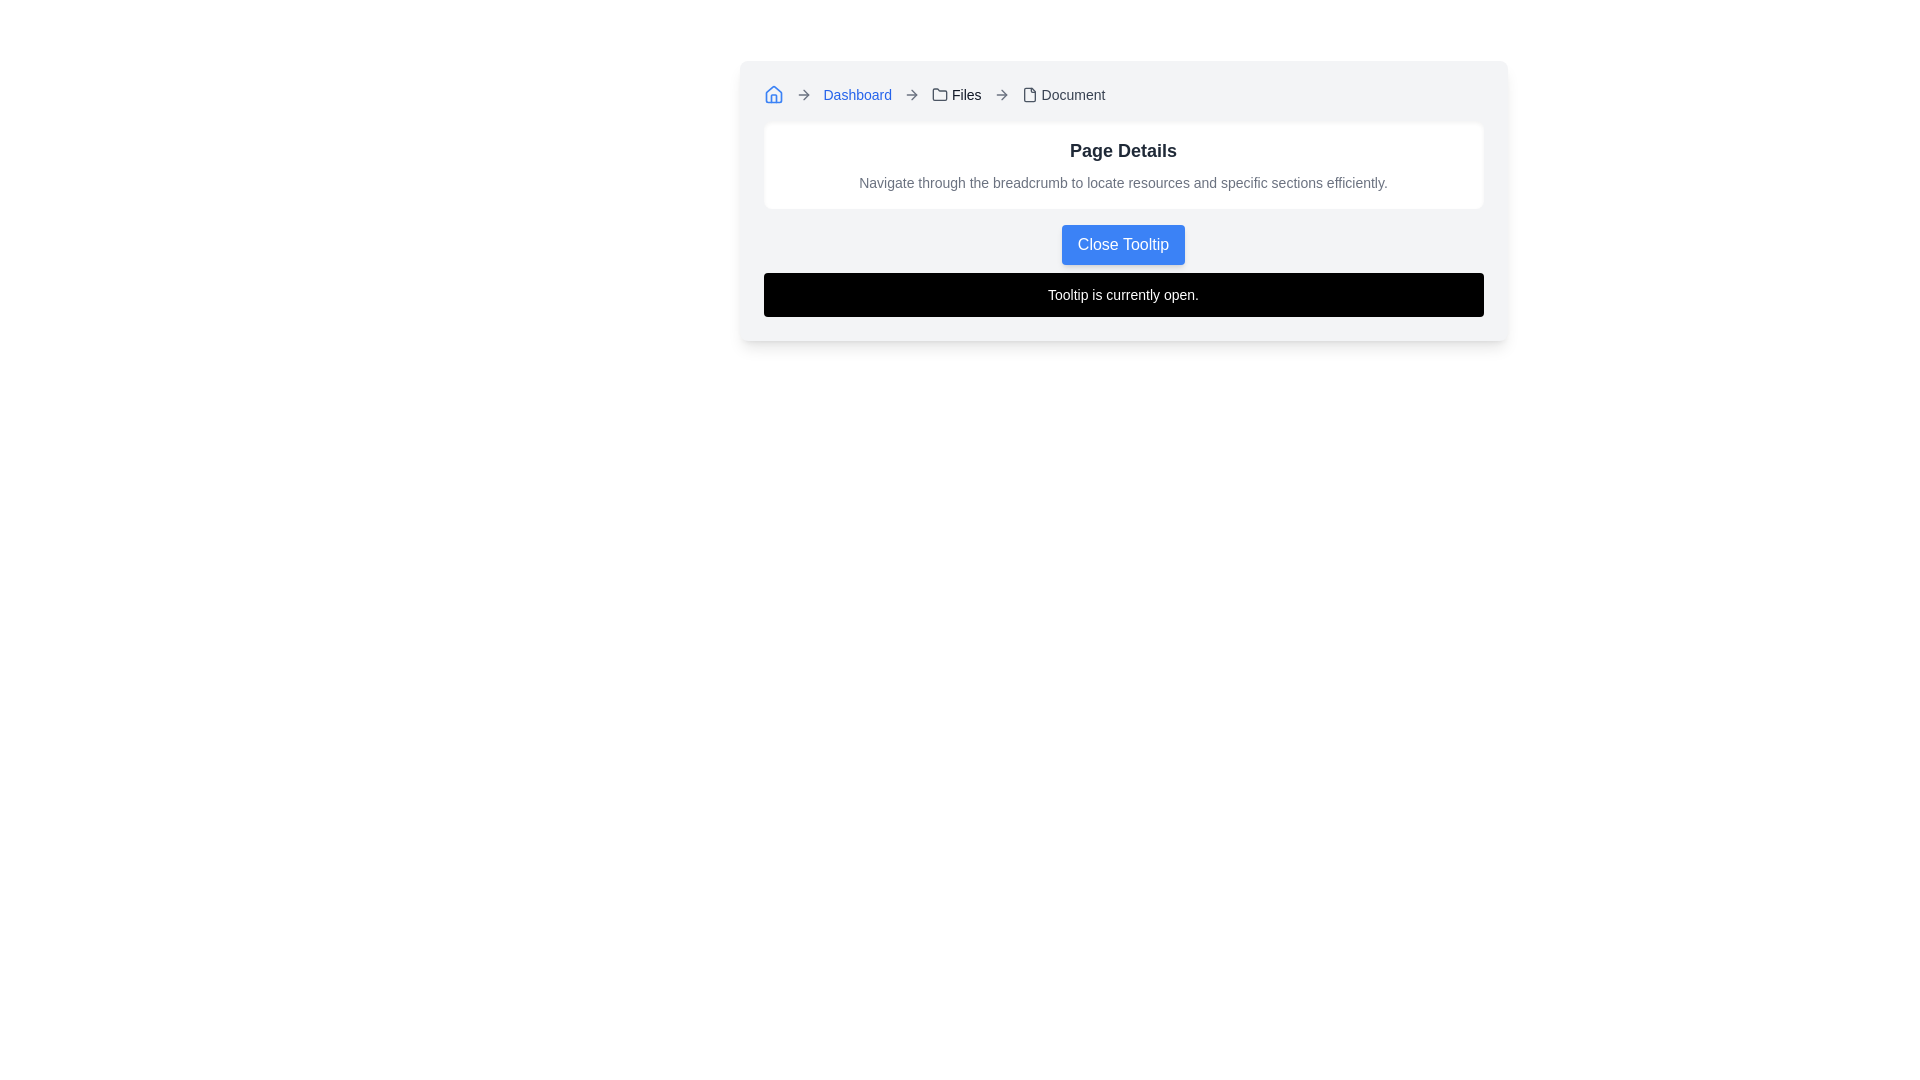  Describe the element at coordinates (1029, 95) in the screenshot. I see `the document-shaped icon in the breadcrumb navigation, which is the fourth element after 'Dashboard,' 'Files,' and another icon` at that location.